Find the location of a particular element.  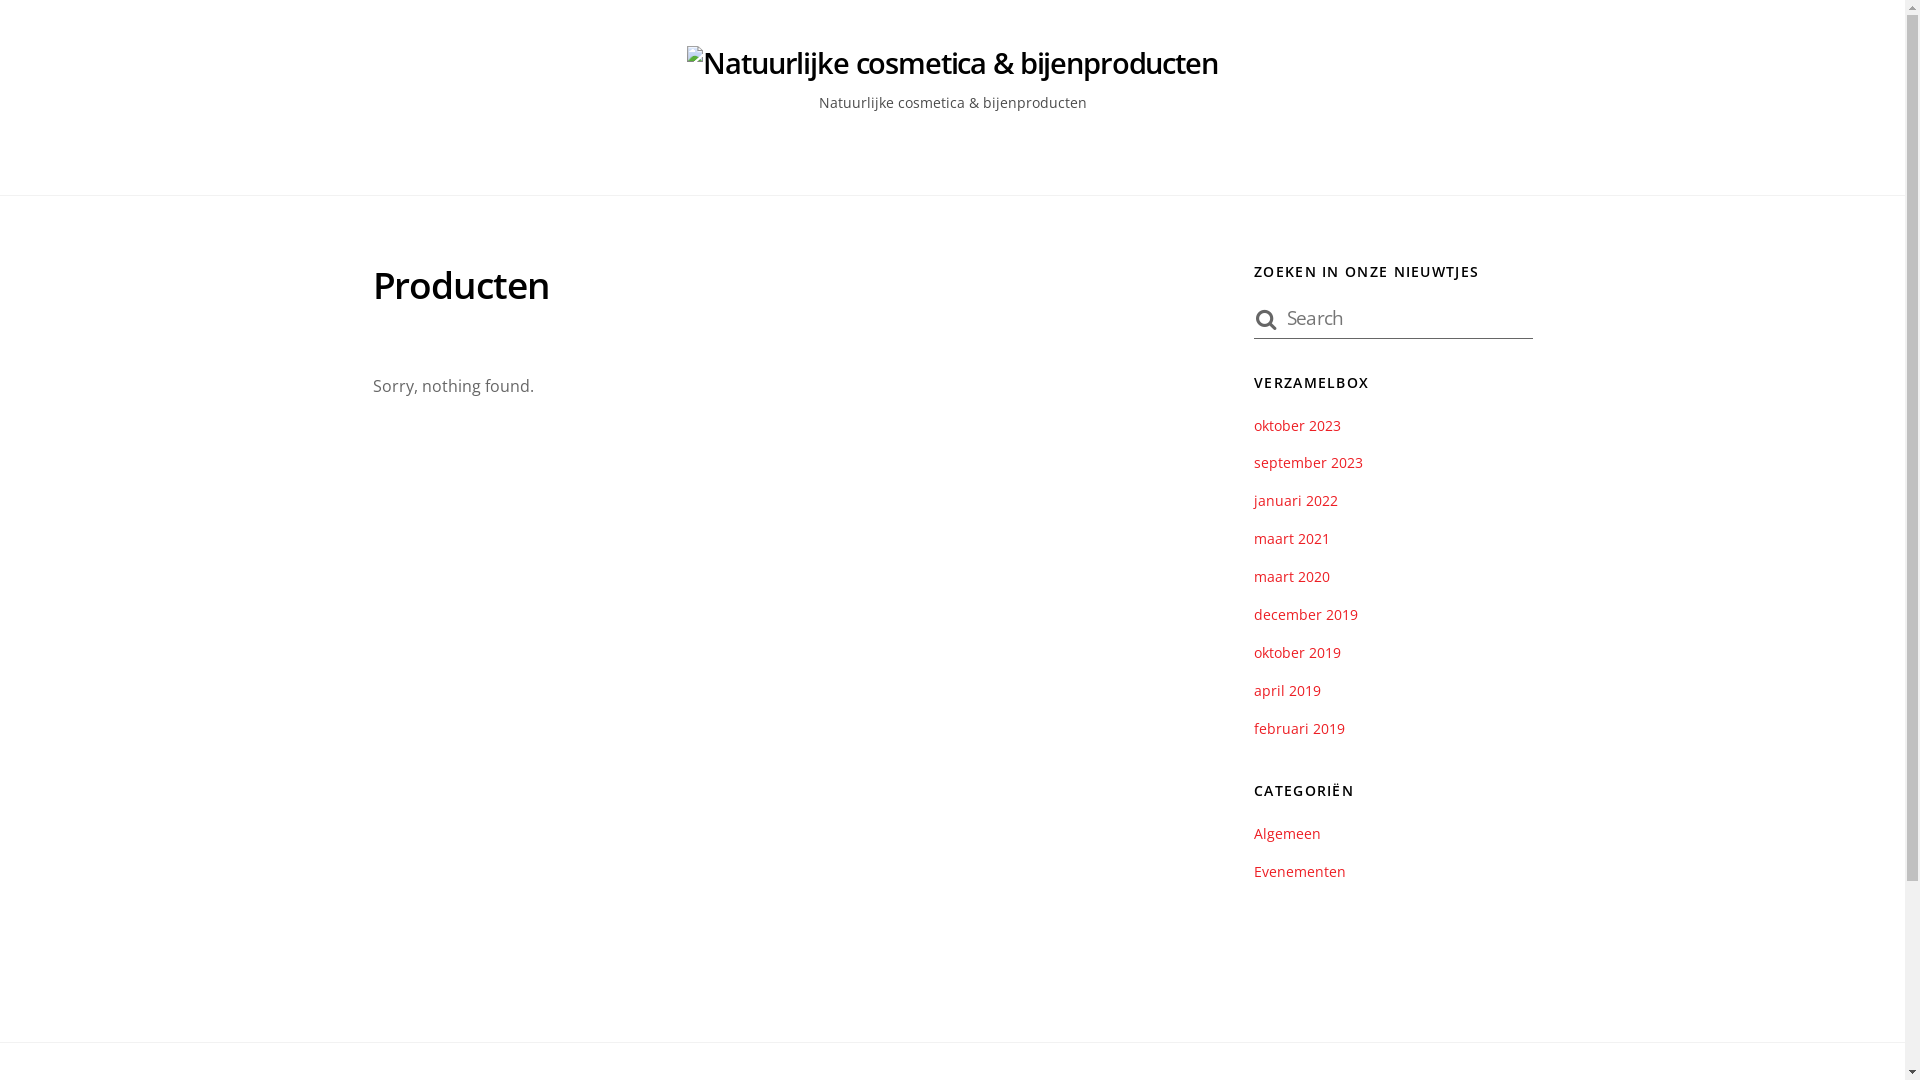

'Logo BeeHealth' is located at coordinates (950, 62).